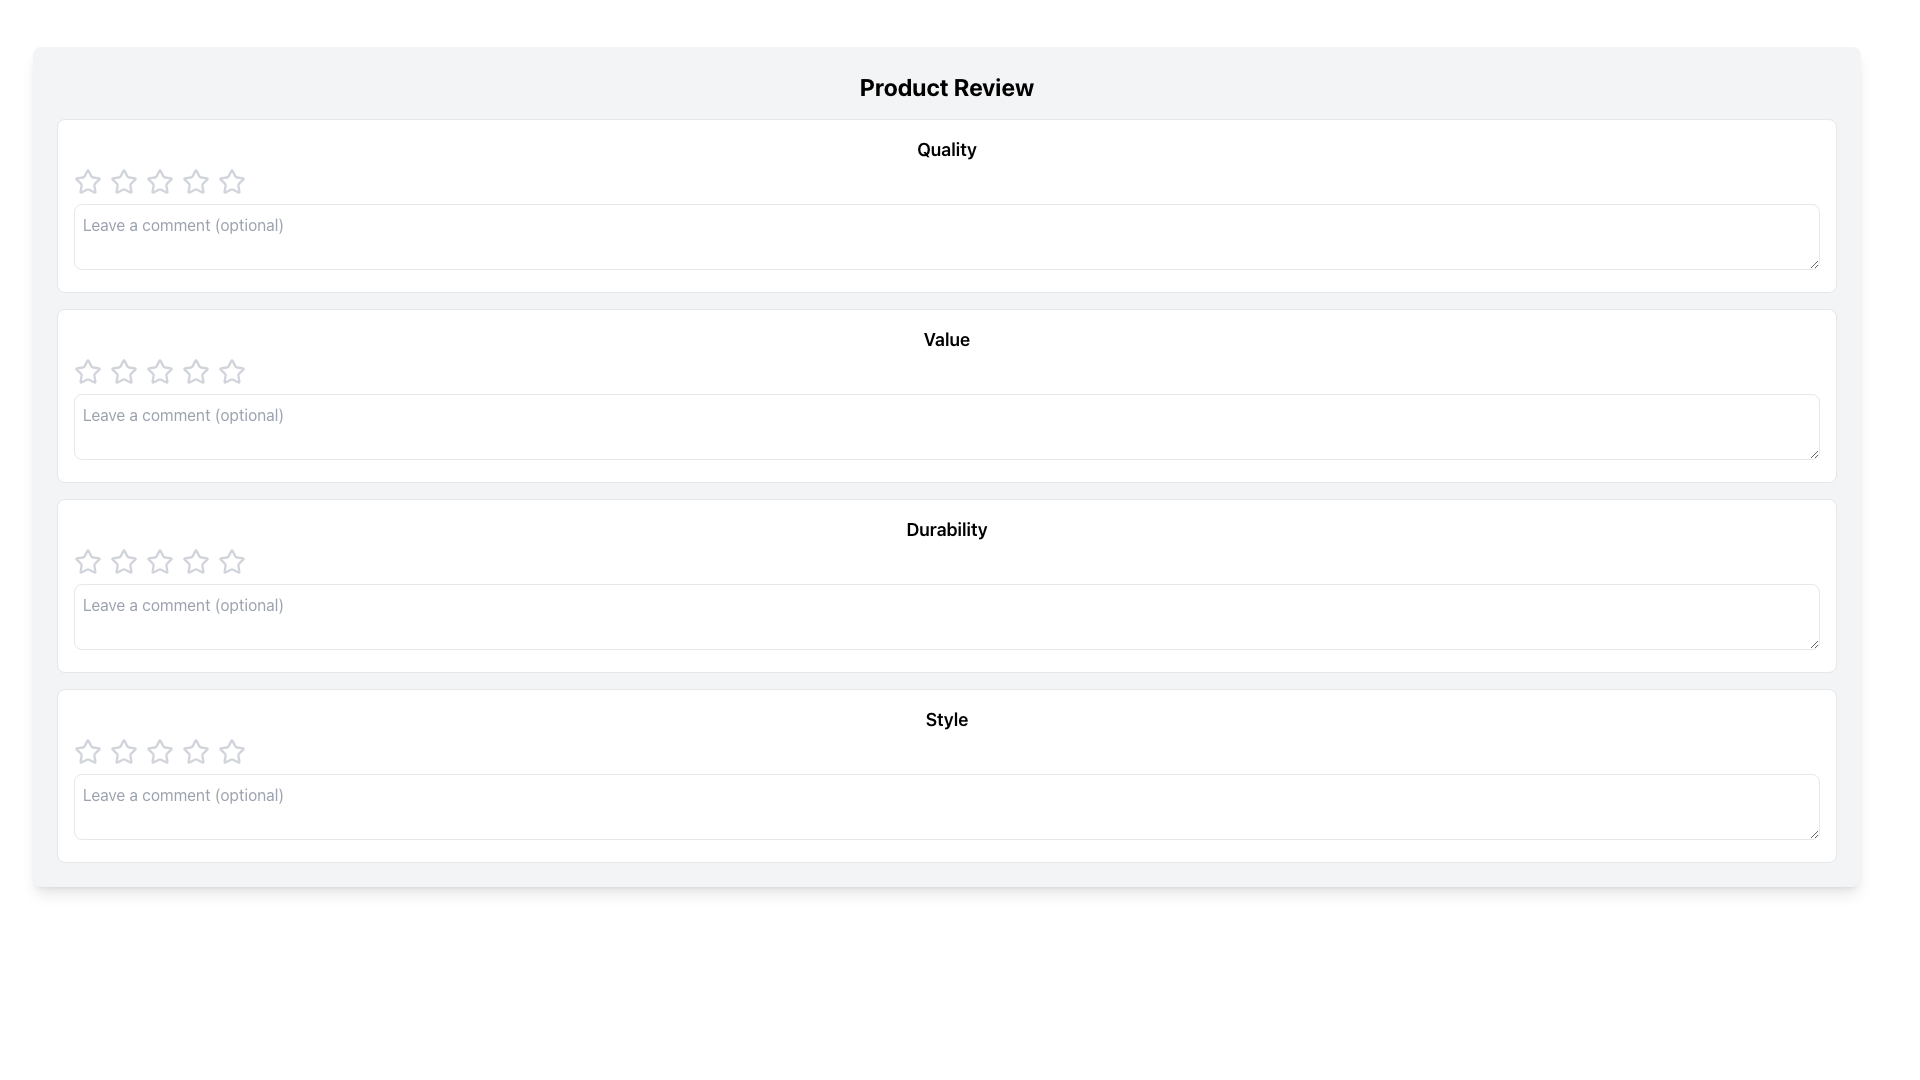 This screenshot has height=1080, width=1920. What do you see at coordinates (231, 561) in the screenshot?
I see `the third star in the five-star rating scale under the 'Durability' category` at bounding box center [231, 561].